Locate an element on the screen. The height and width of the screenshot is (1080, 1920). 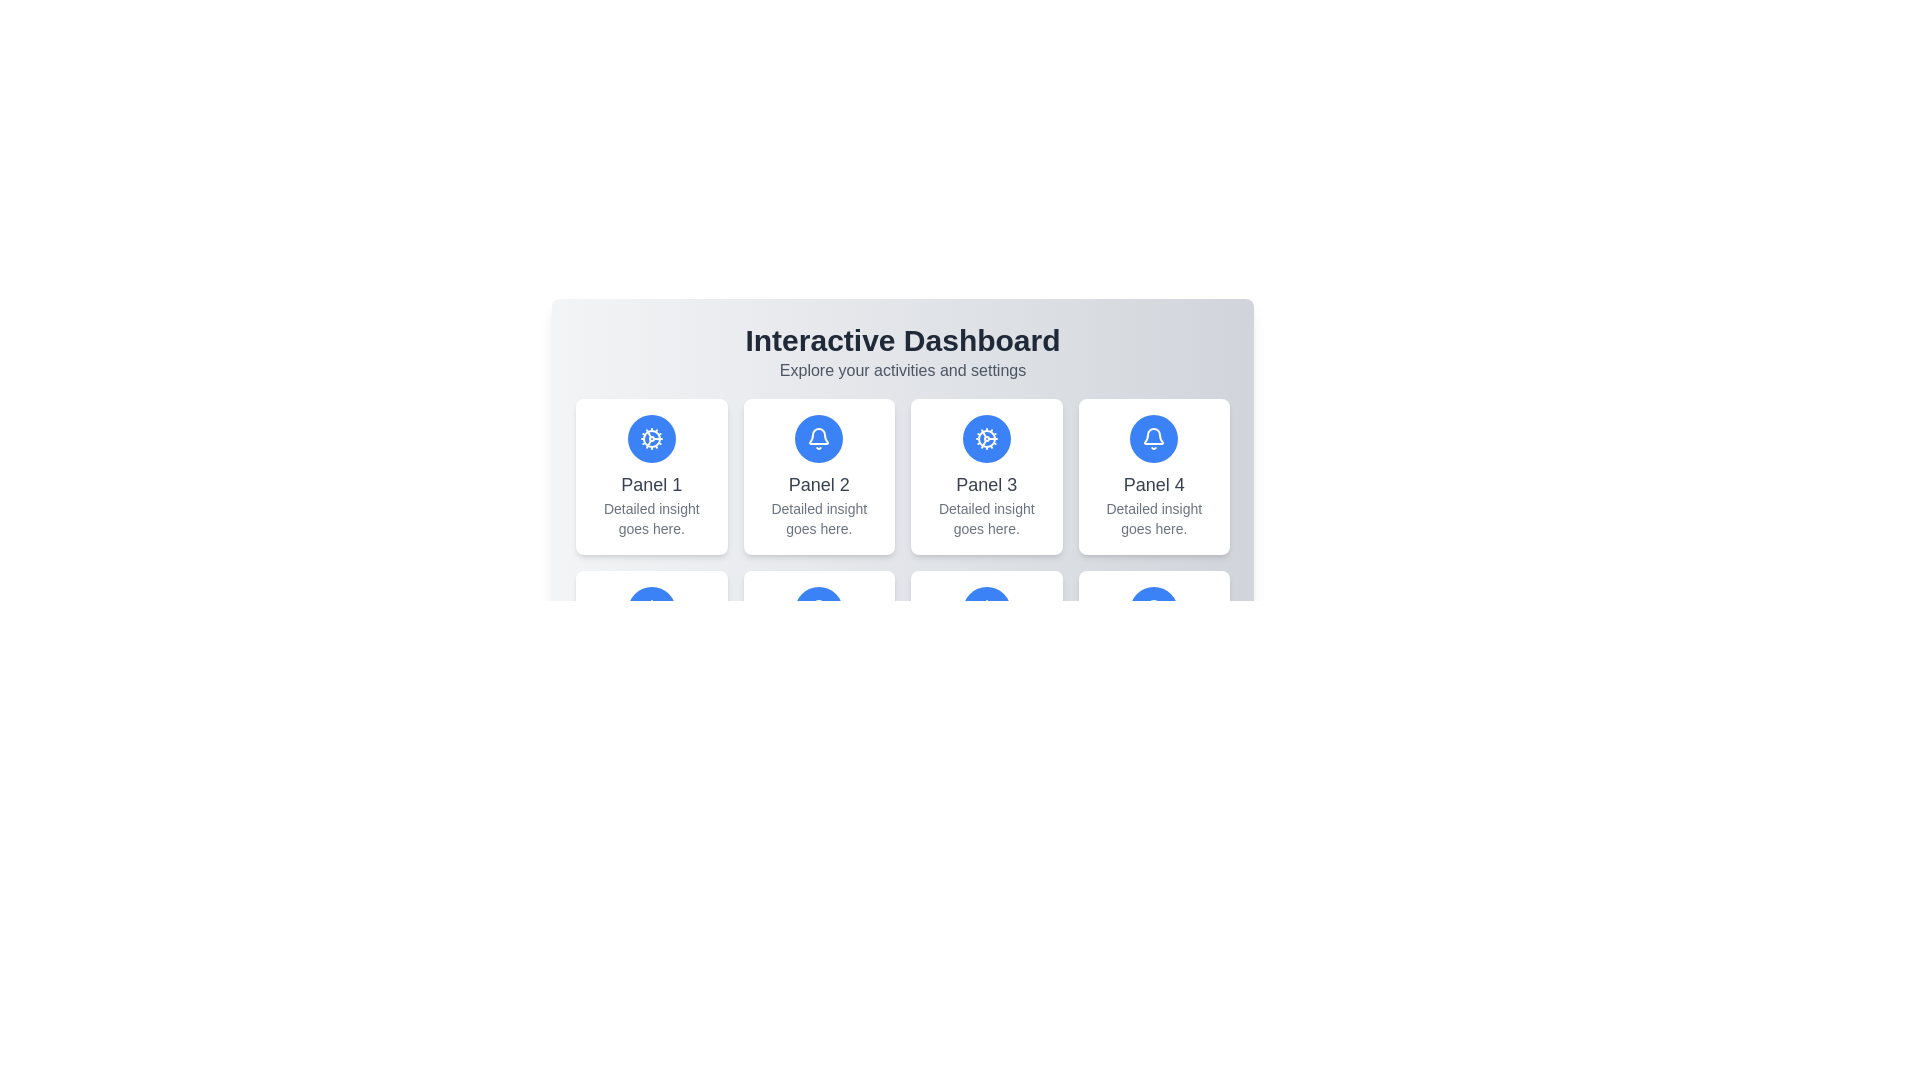
the text element located in the fourth panel titled 'Panel 4', positioned beneath the main panel title is located at coordinates (1154, 518).